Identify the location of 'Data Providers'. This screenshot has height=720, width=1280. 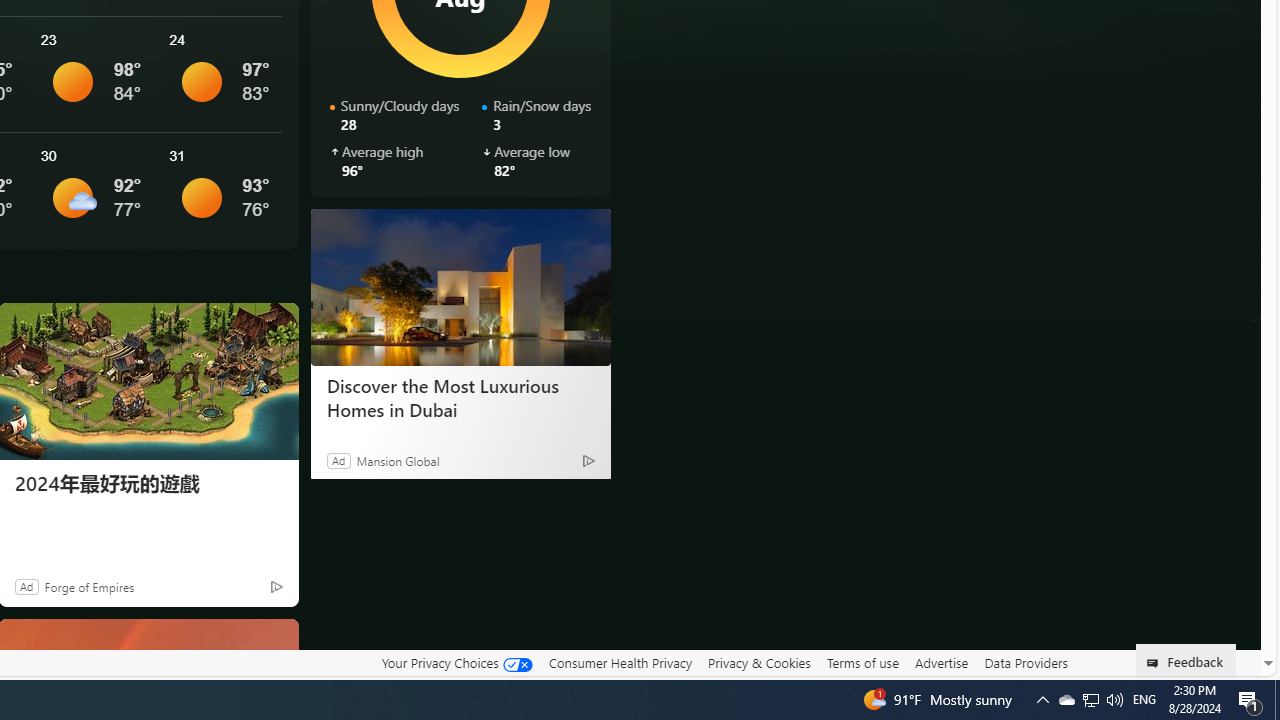
(1025, 663).